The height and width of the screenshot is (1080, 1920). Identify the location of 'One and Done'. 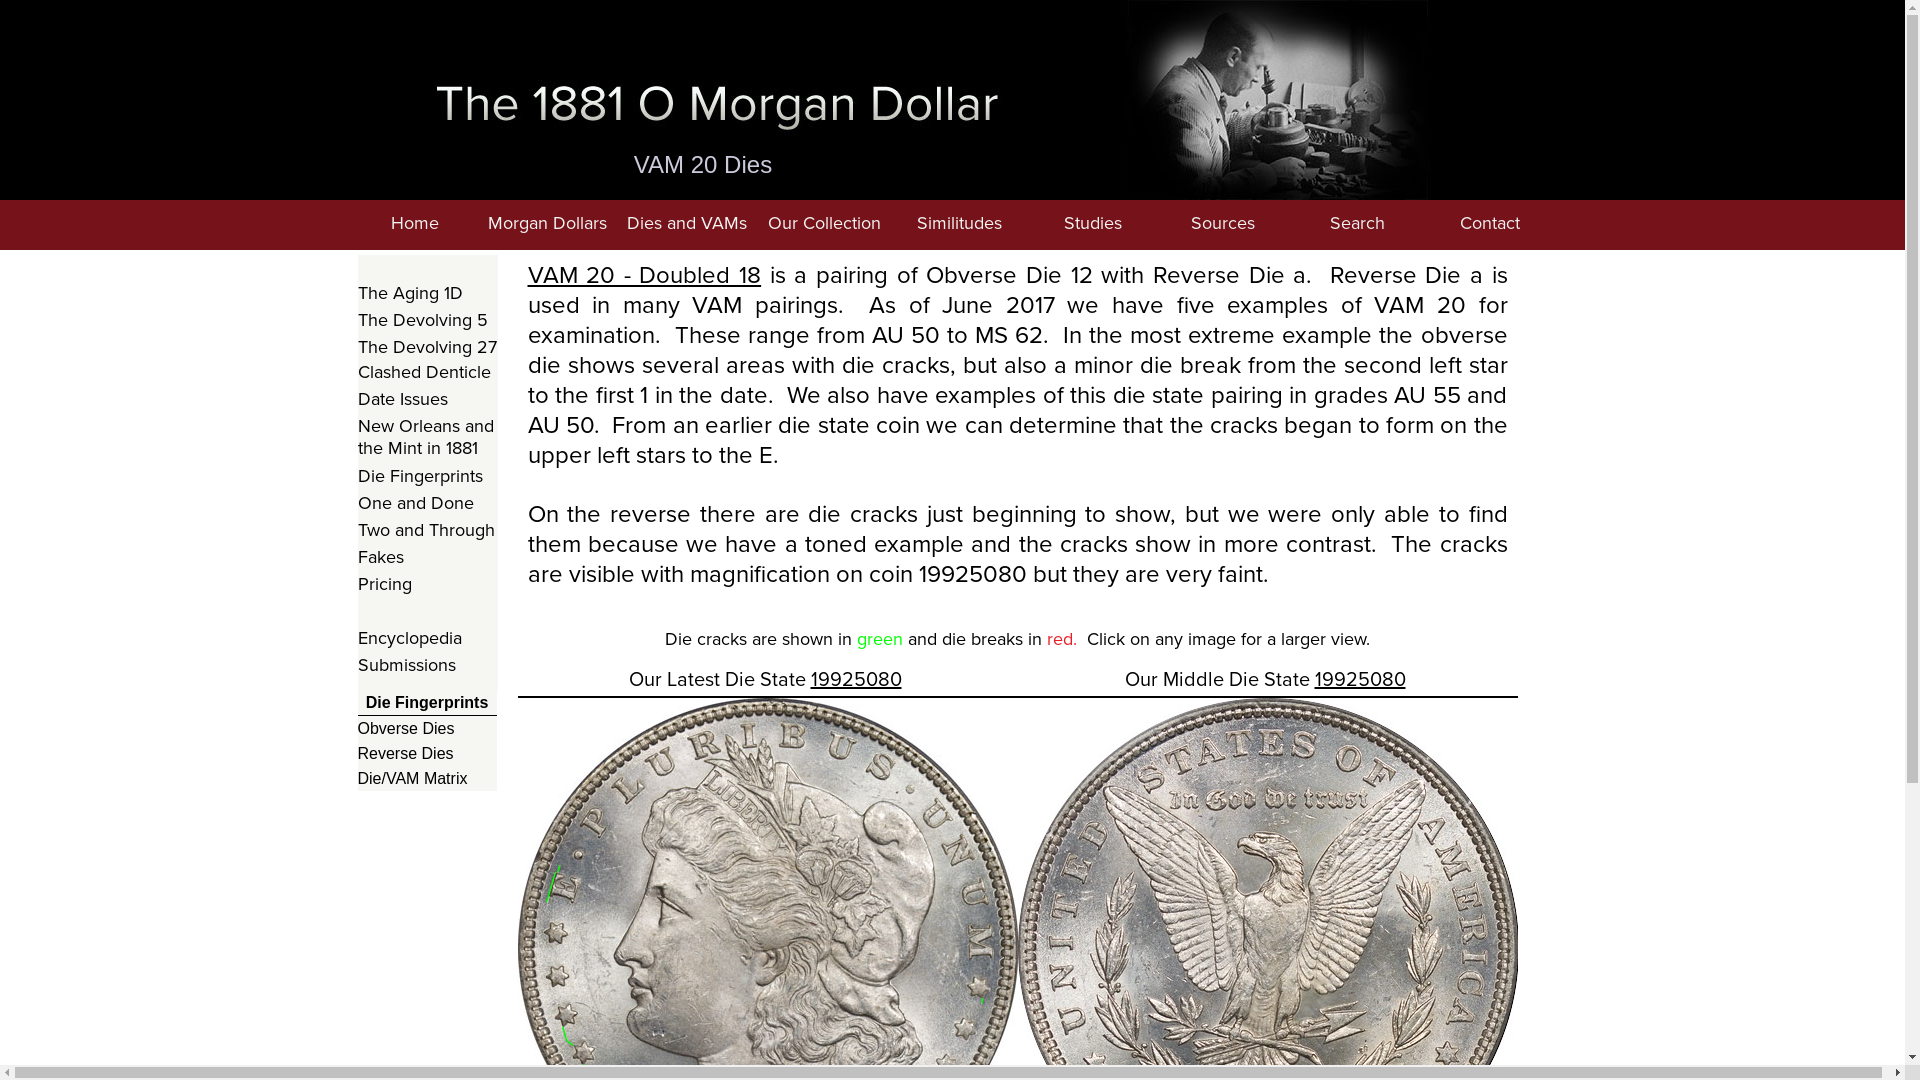
(426, 502).